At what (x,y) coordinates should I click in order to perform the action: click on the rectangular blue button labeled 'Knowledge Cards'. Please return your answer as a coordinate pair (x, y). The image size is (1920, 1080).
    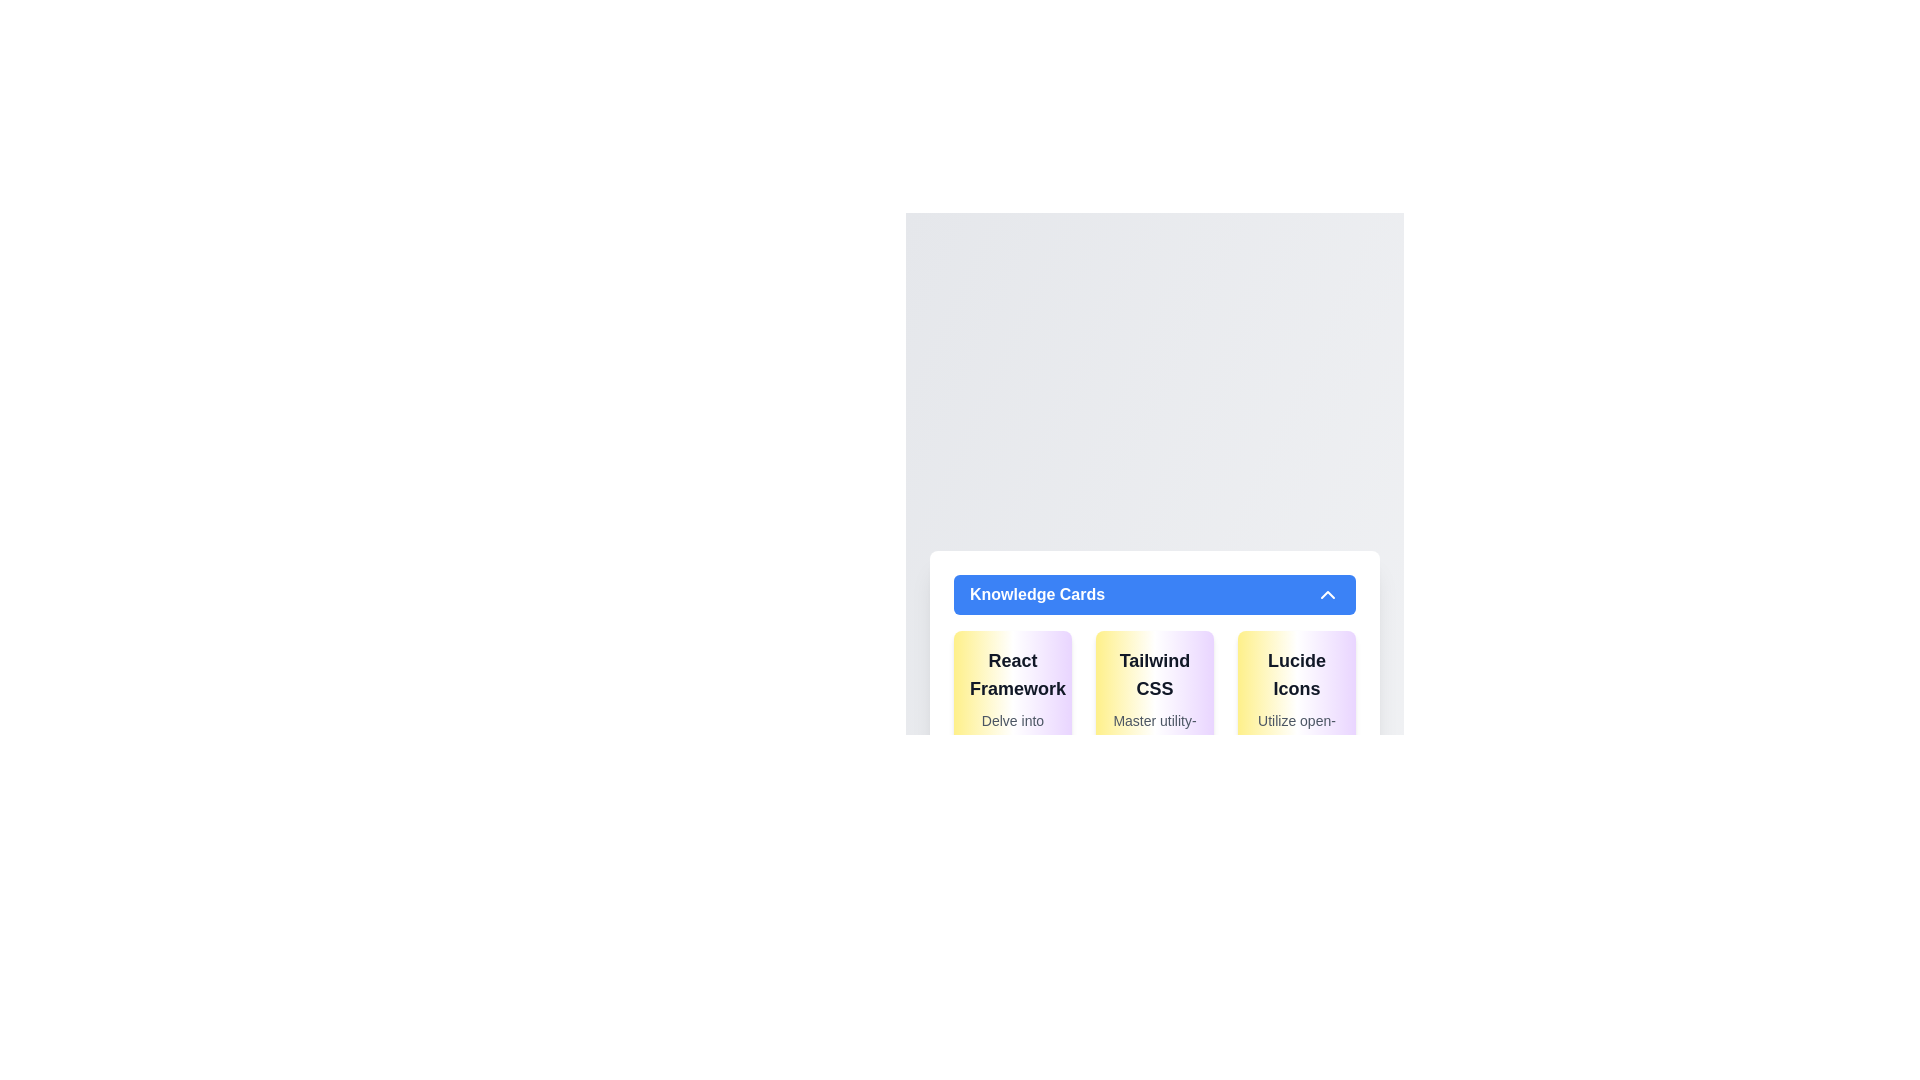
    Looking at the image, I should click on (1155, 593).